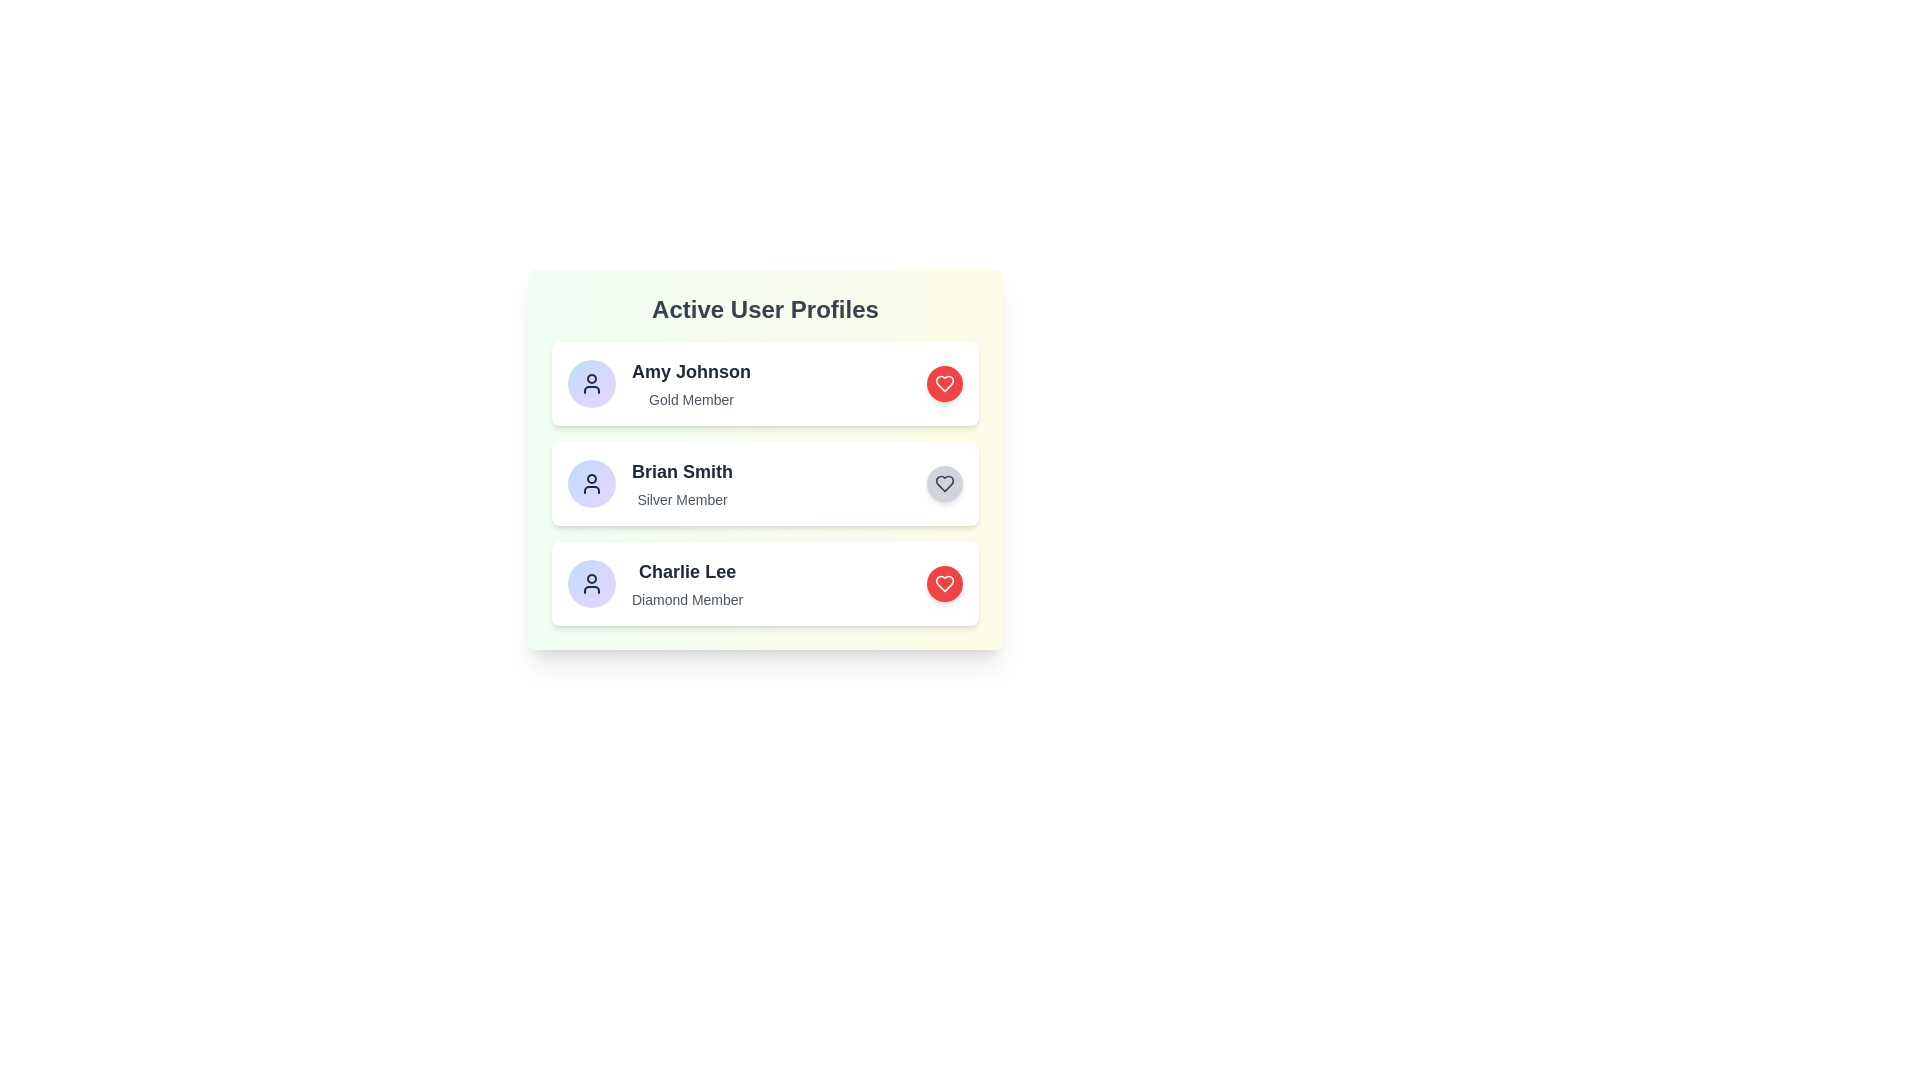 Image resolution: width=1920 pixels, height=1080 pixels. What do you see at coordinates (650, 483) in the screenshot?
I see `displayed information from the Profile component showing 'Brian Smith' and 'Silver Member' within a white card beneath 'Amy Johnson' and above 'Charlie Lee'` at bounding box center [650, 483].